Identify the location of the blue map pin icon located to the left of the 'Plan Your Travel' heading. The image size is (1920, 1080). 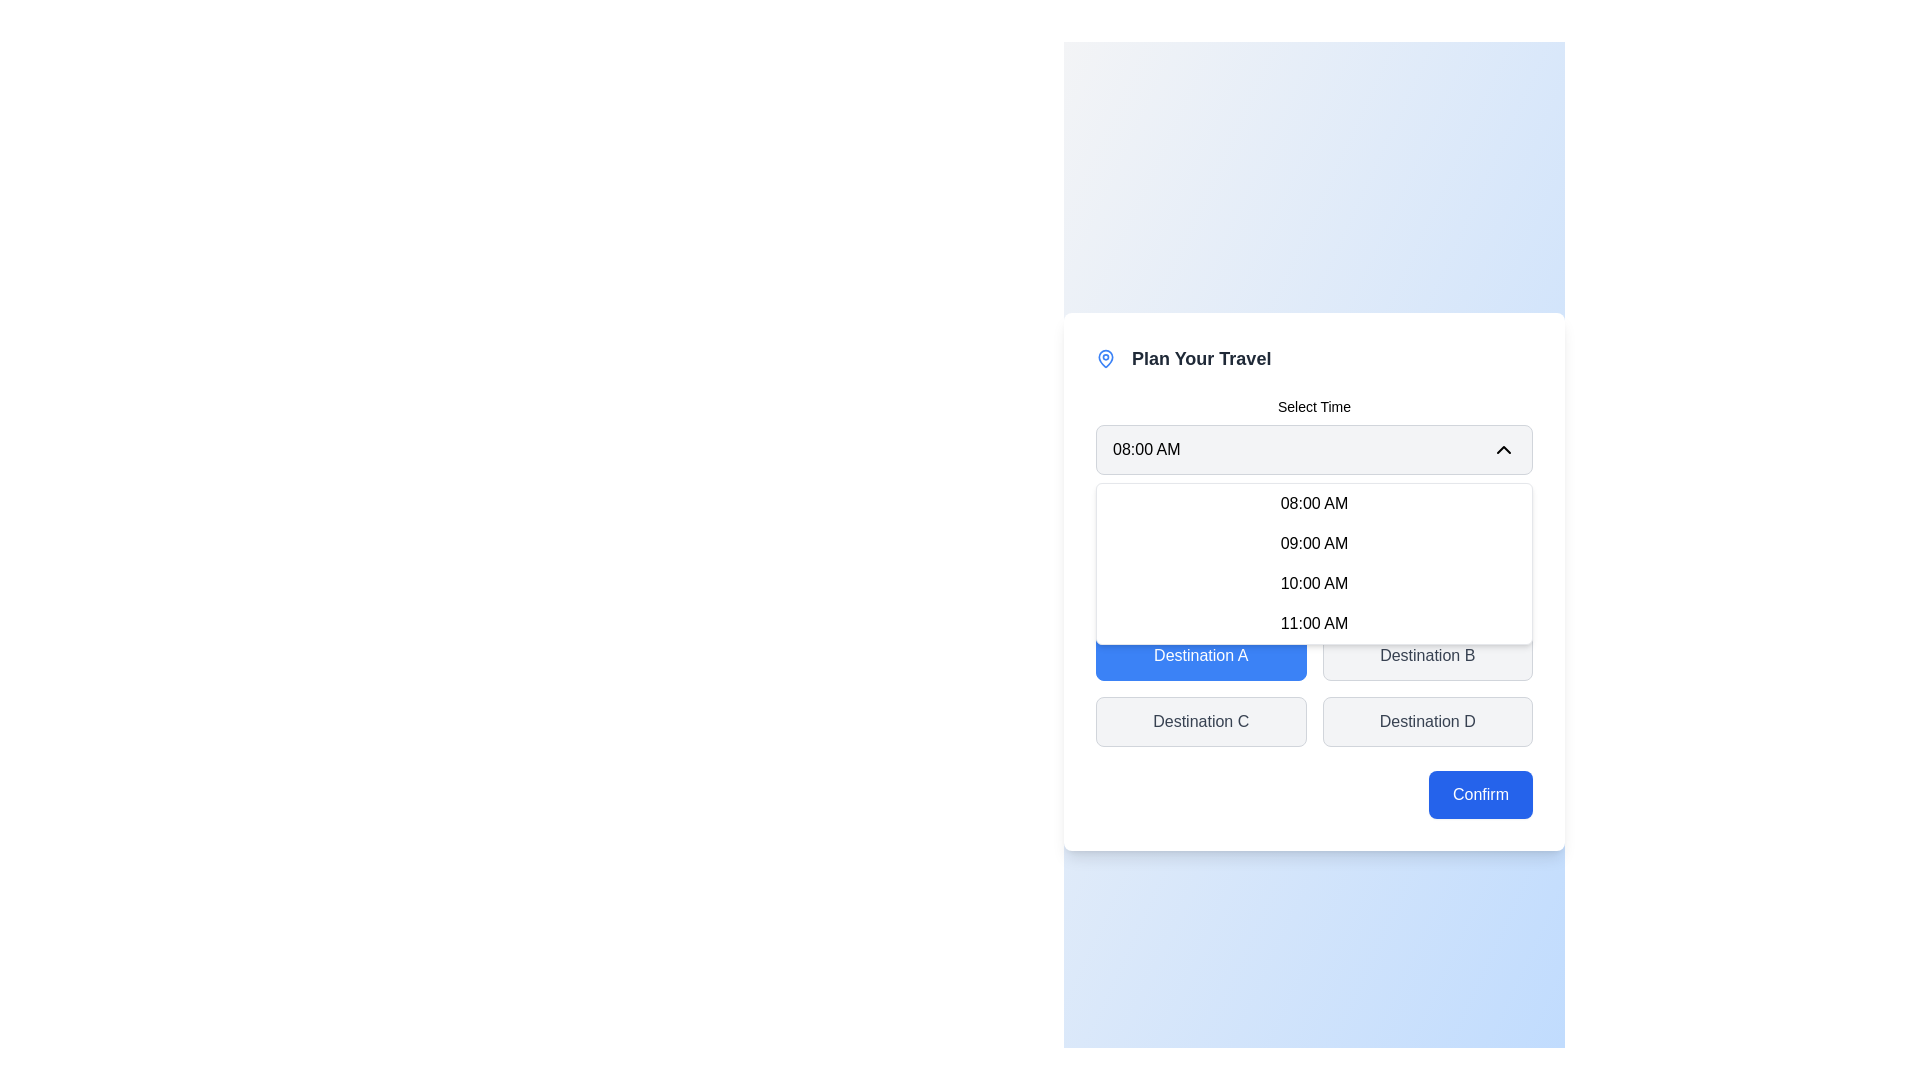
(1104, 357).